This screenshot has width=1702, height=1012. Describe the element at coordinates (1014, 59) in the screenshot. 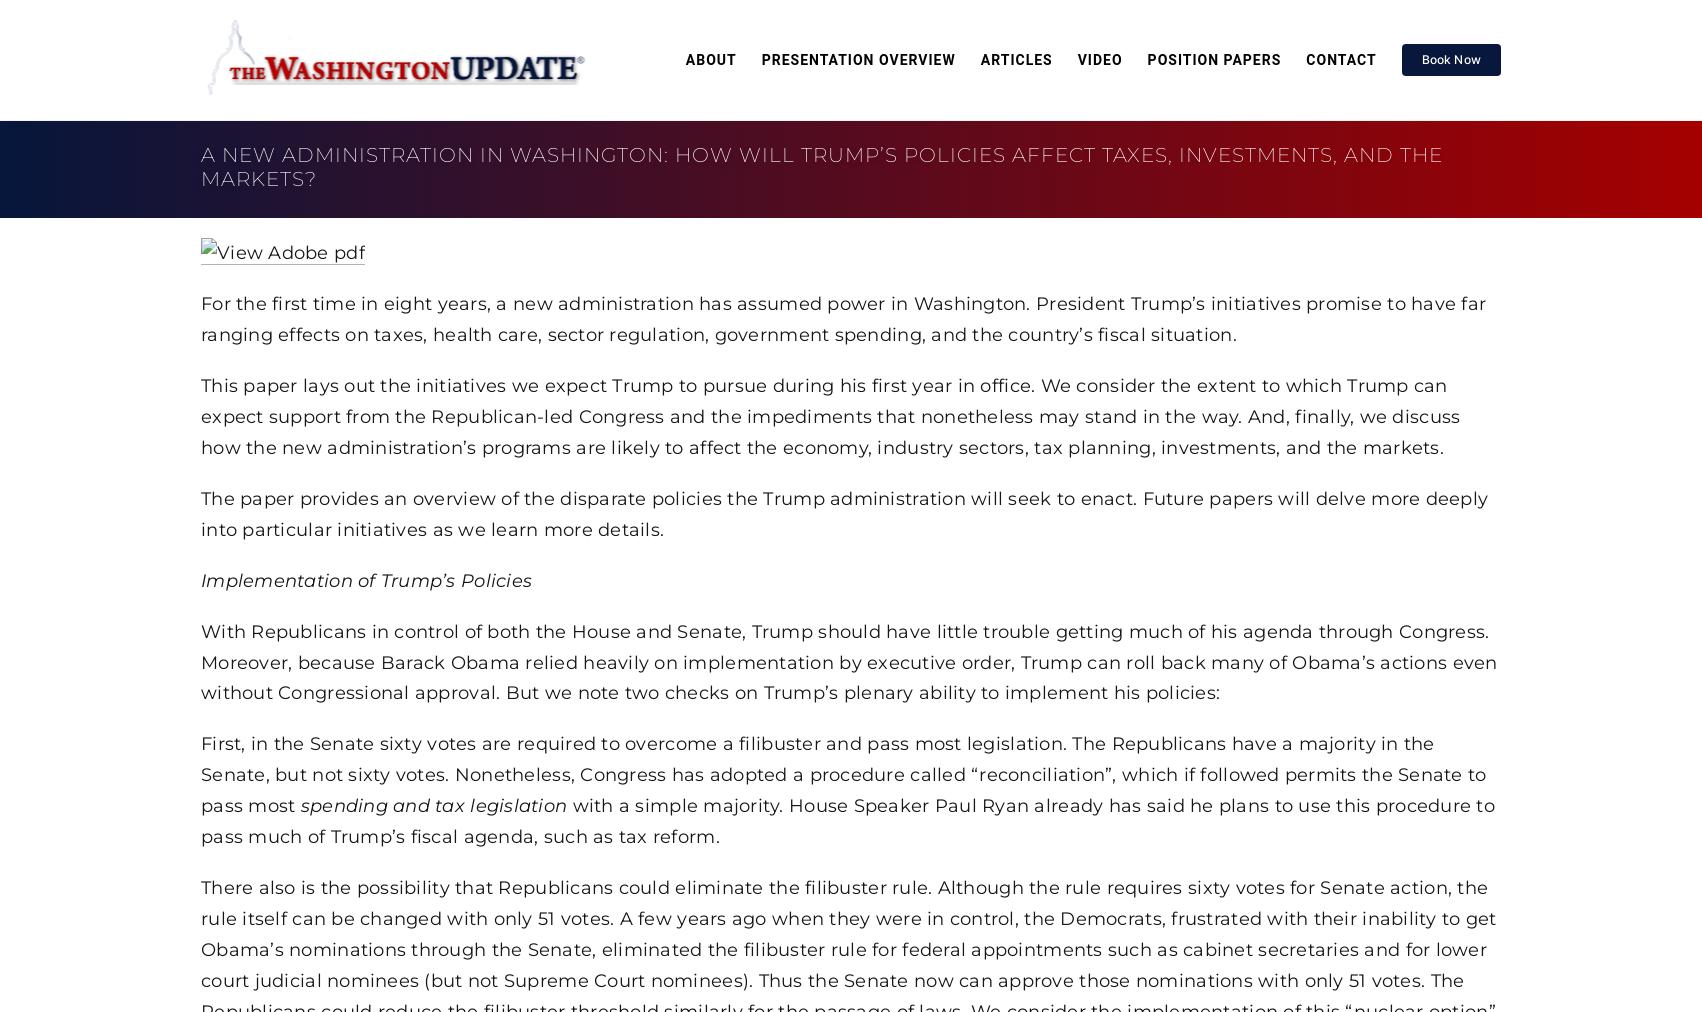

I see `'Articles'` at that location.